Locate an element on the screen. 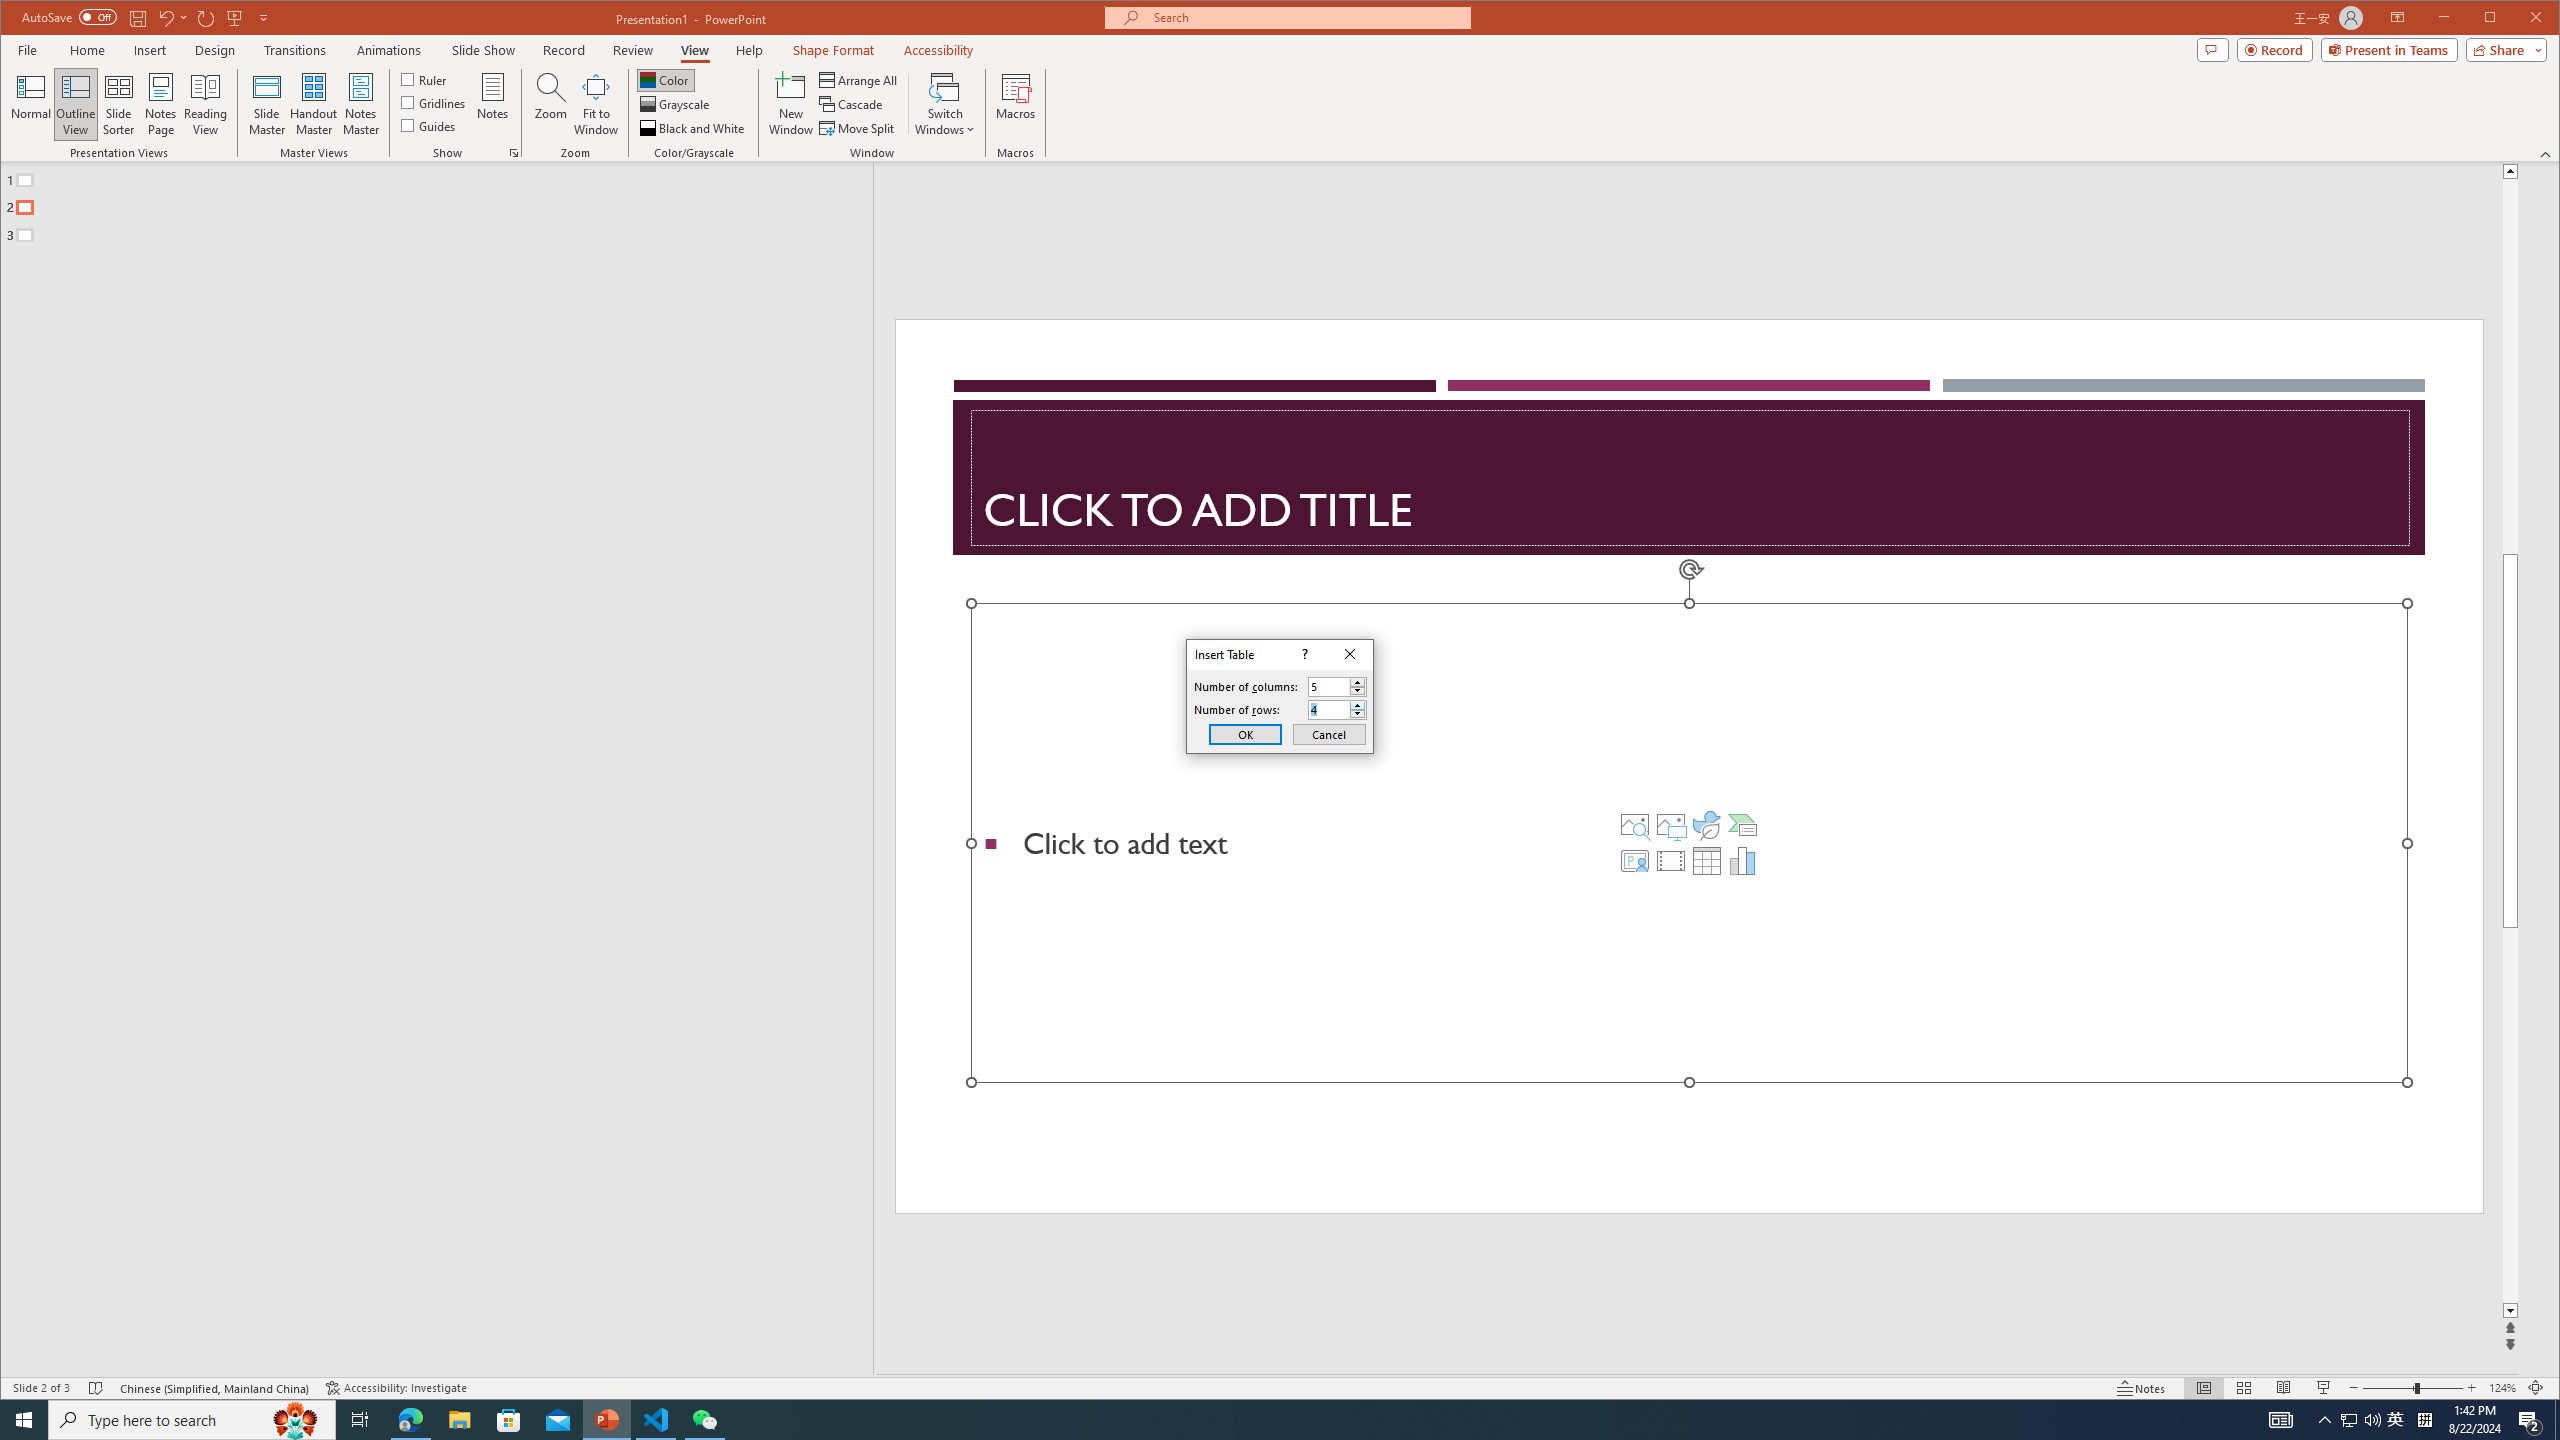  'Macros' is located at coordinates (1015, 103).